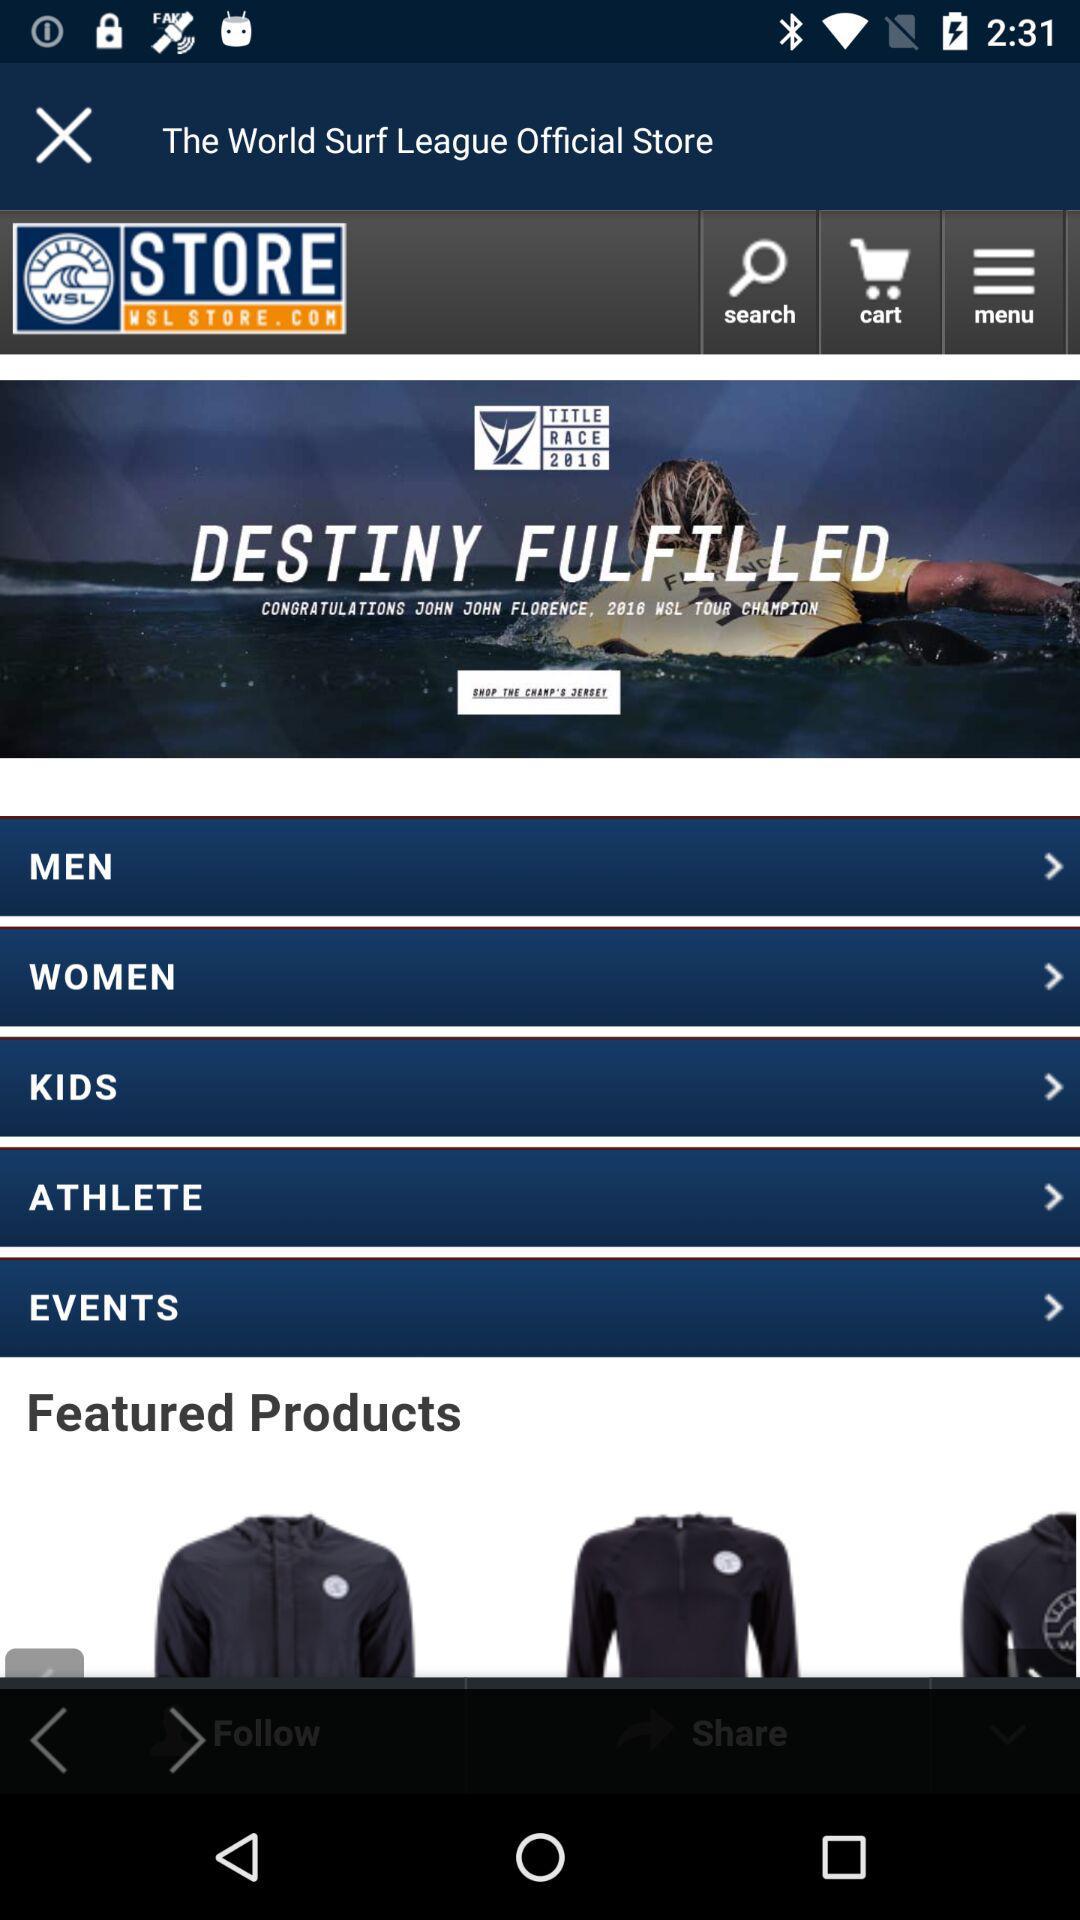 The width and height of the screenshot is (1080, 1920). What do you see at coordinates (64, 135) in the screenshot?
I see `close` at bounding box center [64, 135].